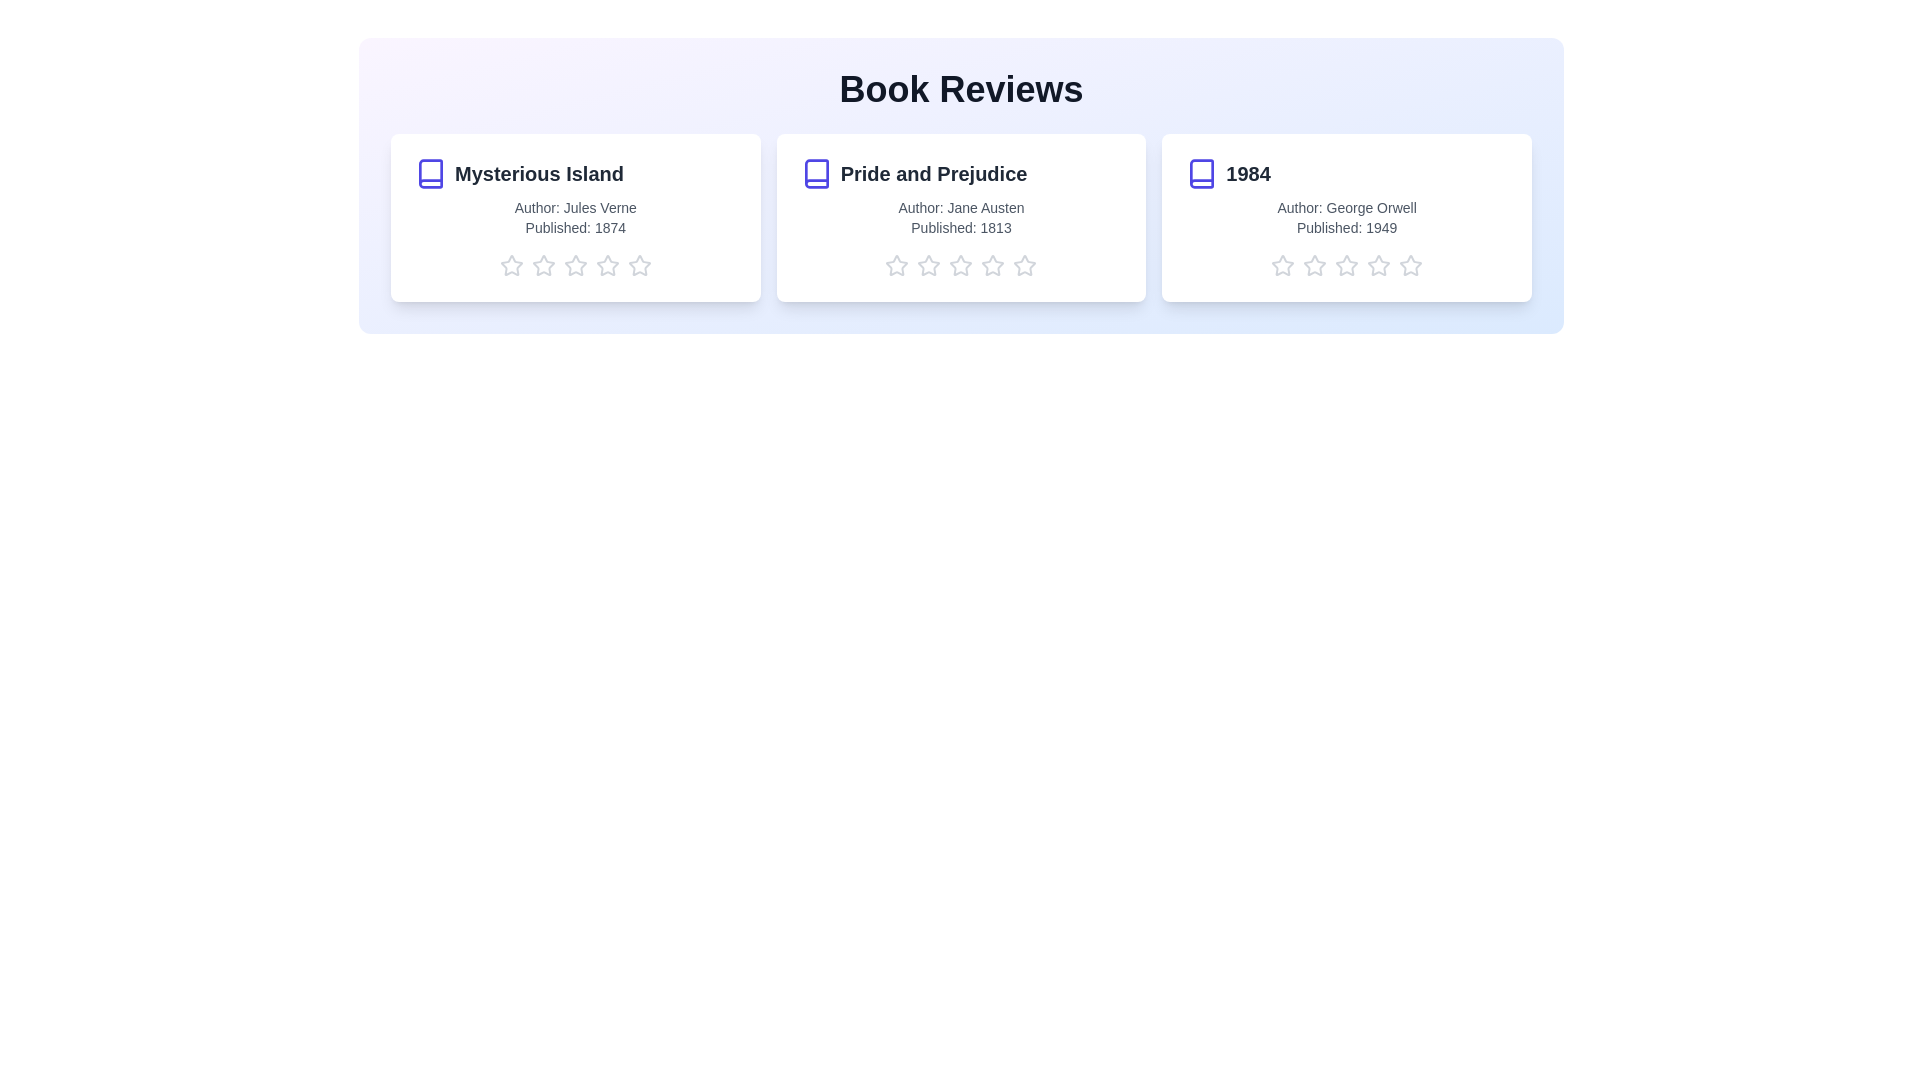 The width and height of the screenshot is (1920, 1080). What do you see at coordinates (961, 218) in the screenshot?
I see `the card of the book titled 'Pride and Prejudice' to see the hover effect` at bounding box center [961, 218].